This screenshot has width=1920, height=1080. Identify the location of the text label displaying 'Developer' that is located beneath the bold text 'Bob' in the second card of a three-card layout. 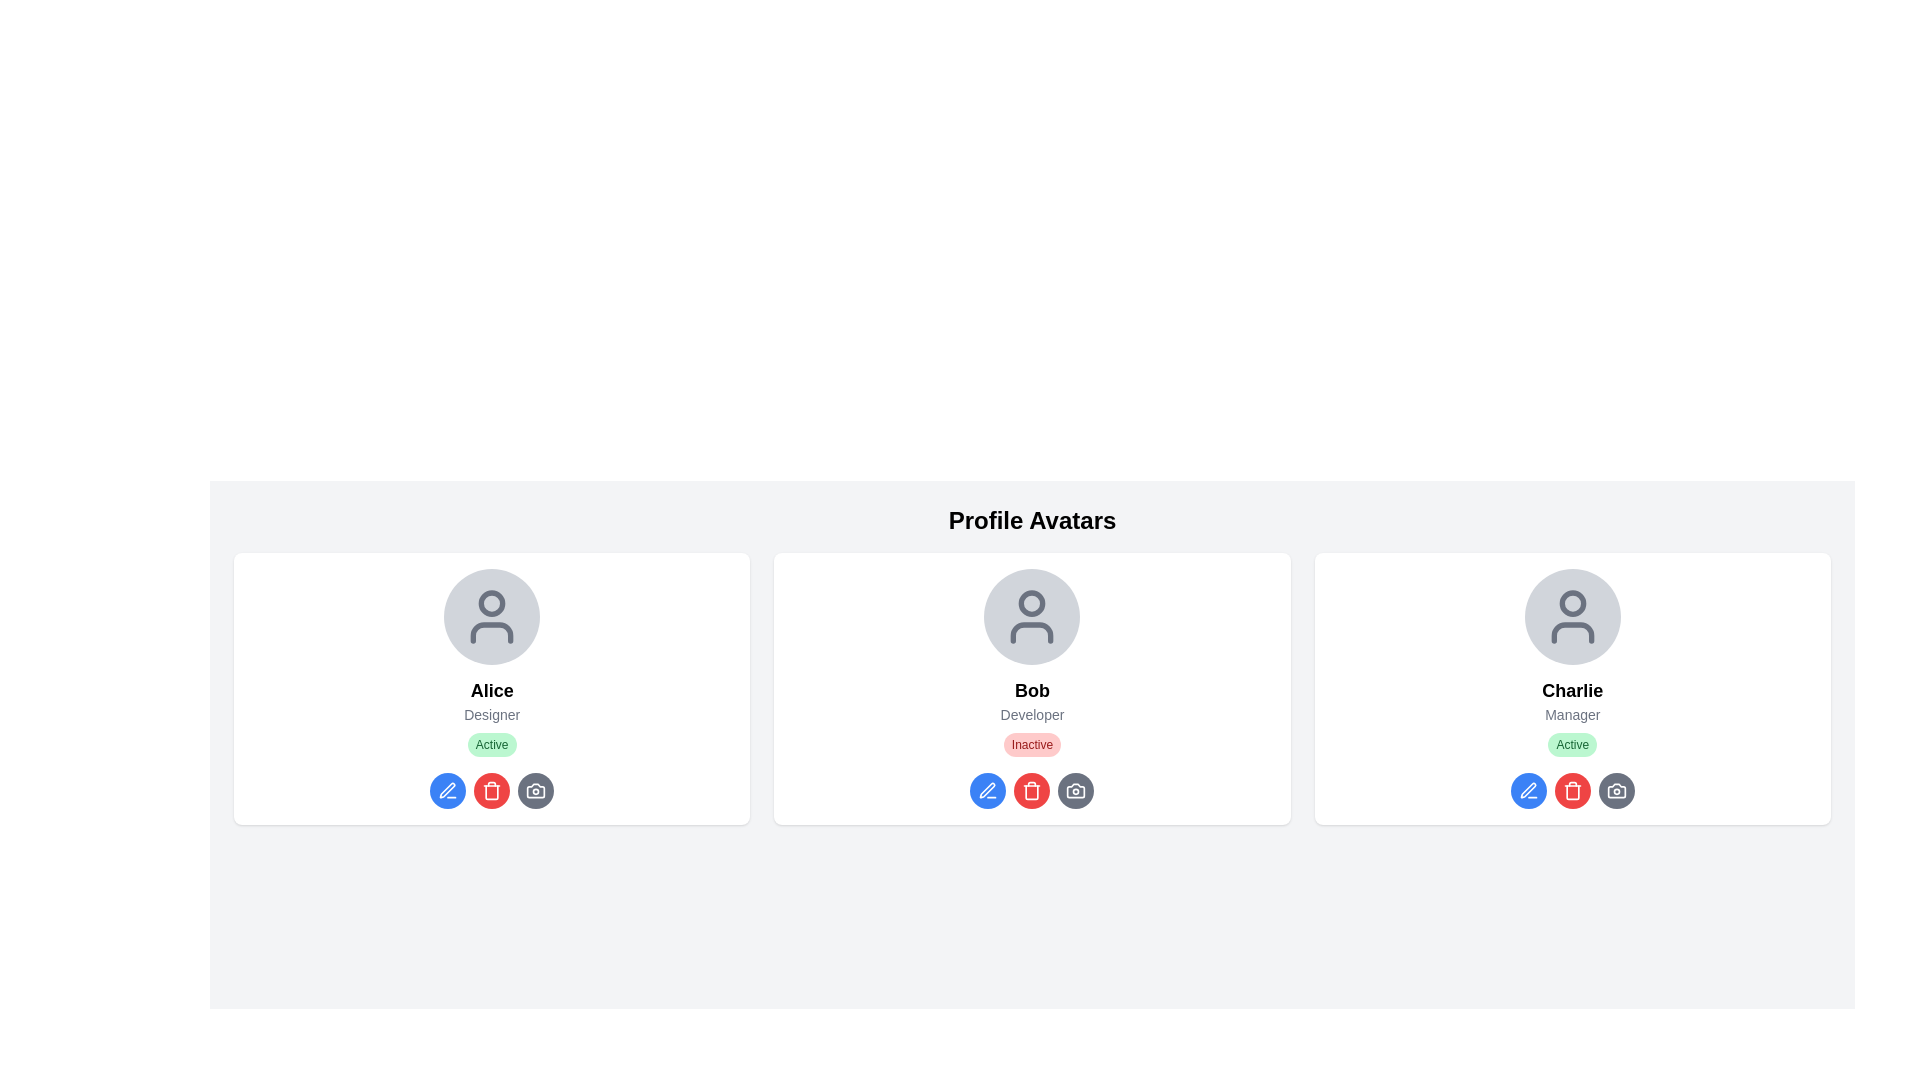
(1032, 713).